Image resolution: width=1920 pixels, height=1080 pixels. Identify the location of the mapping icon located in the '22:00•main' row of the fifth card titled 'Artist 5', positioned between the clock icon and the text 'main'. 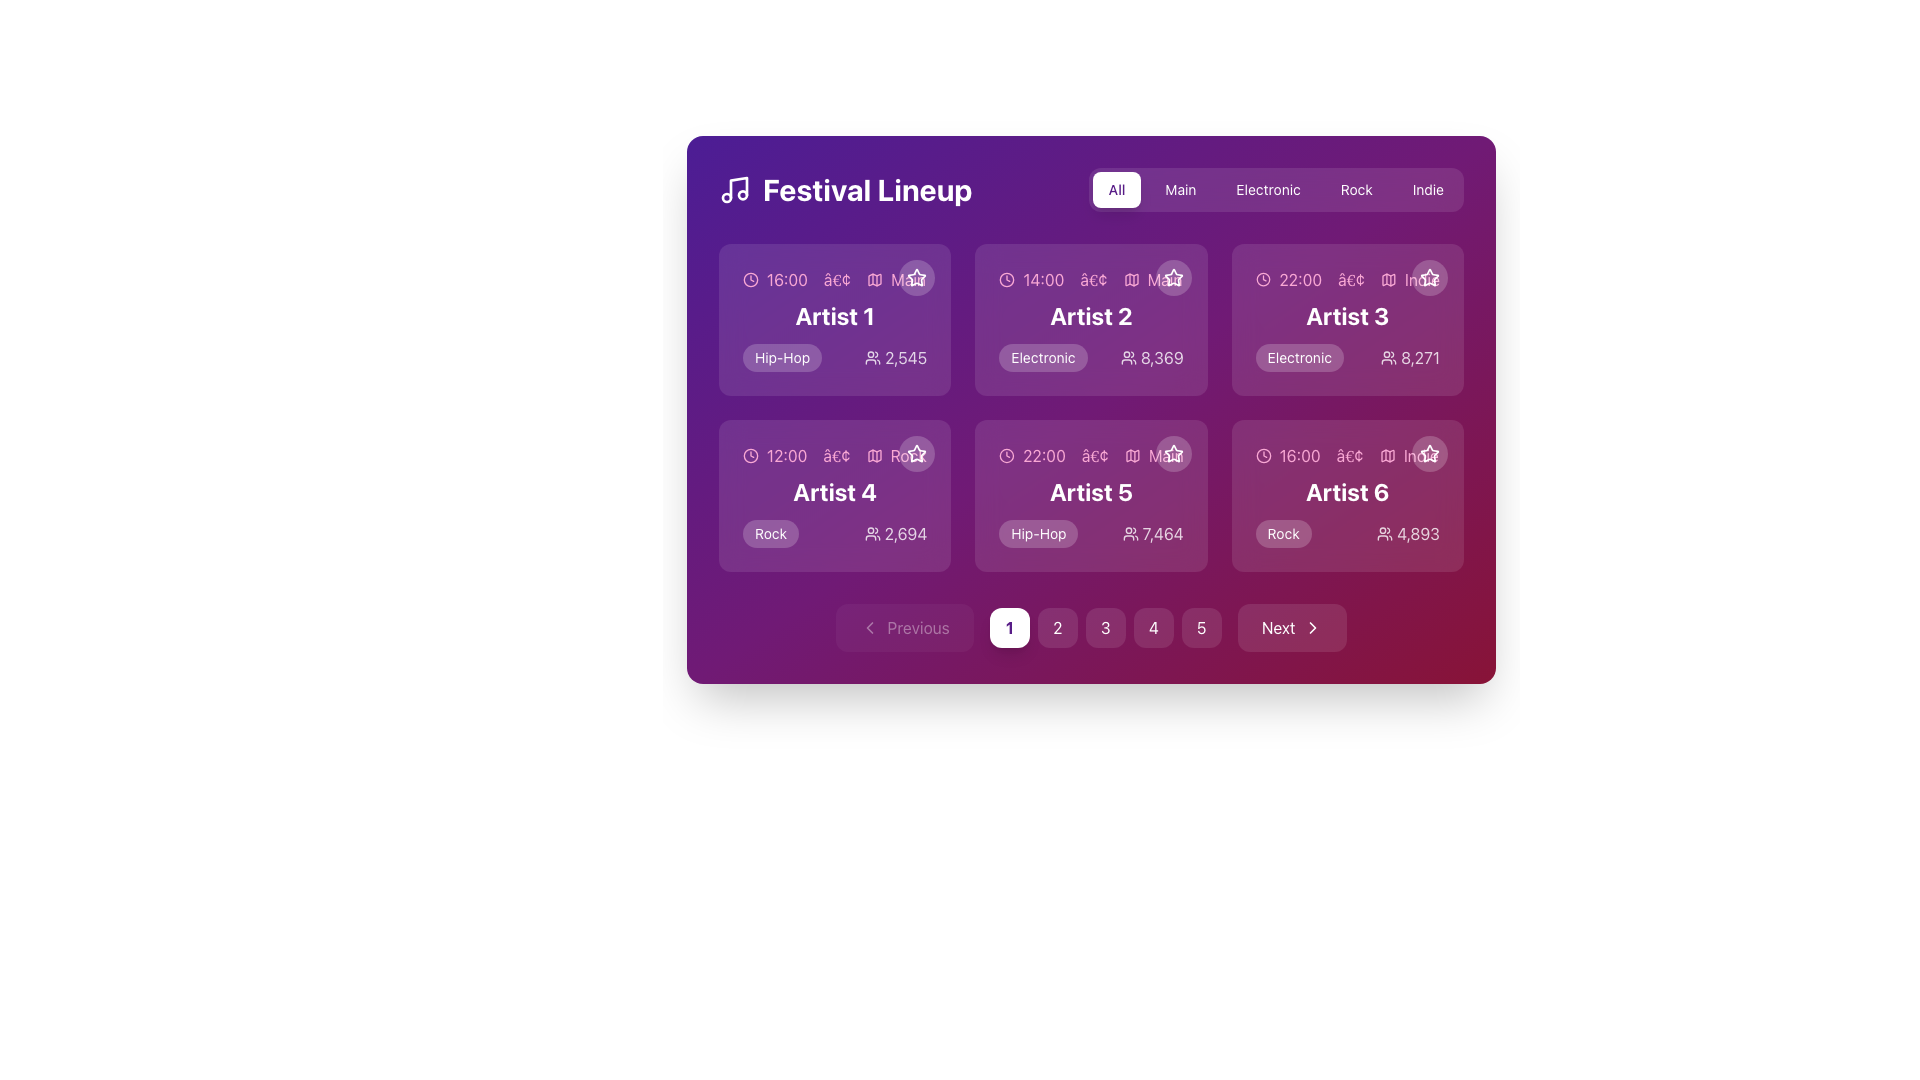
(1132, 455).